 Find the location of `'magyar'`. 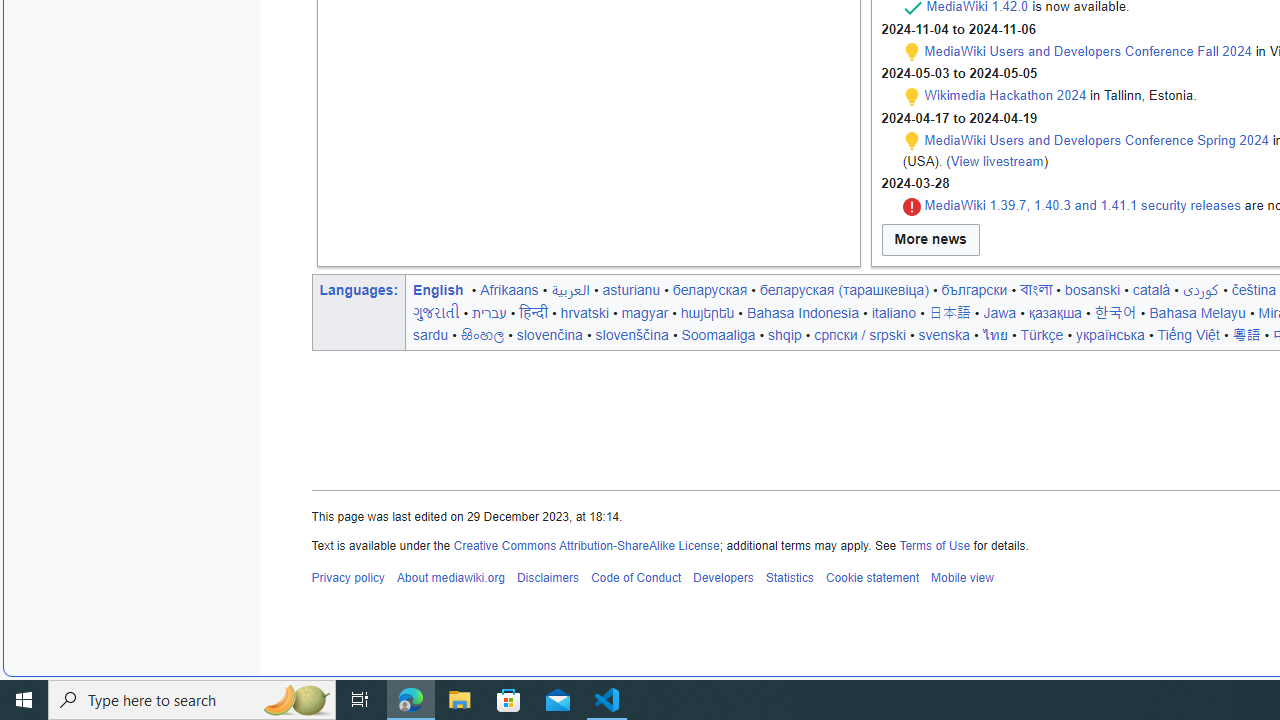

'magyar' is located at coordinates (645, 312).